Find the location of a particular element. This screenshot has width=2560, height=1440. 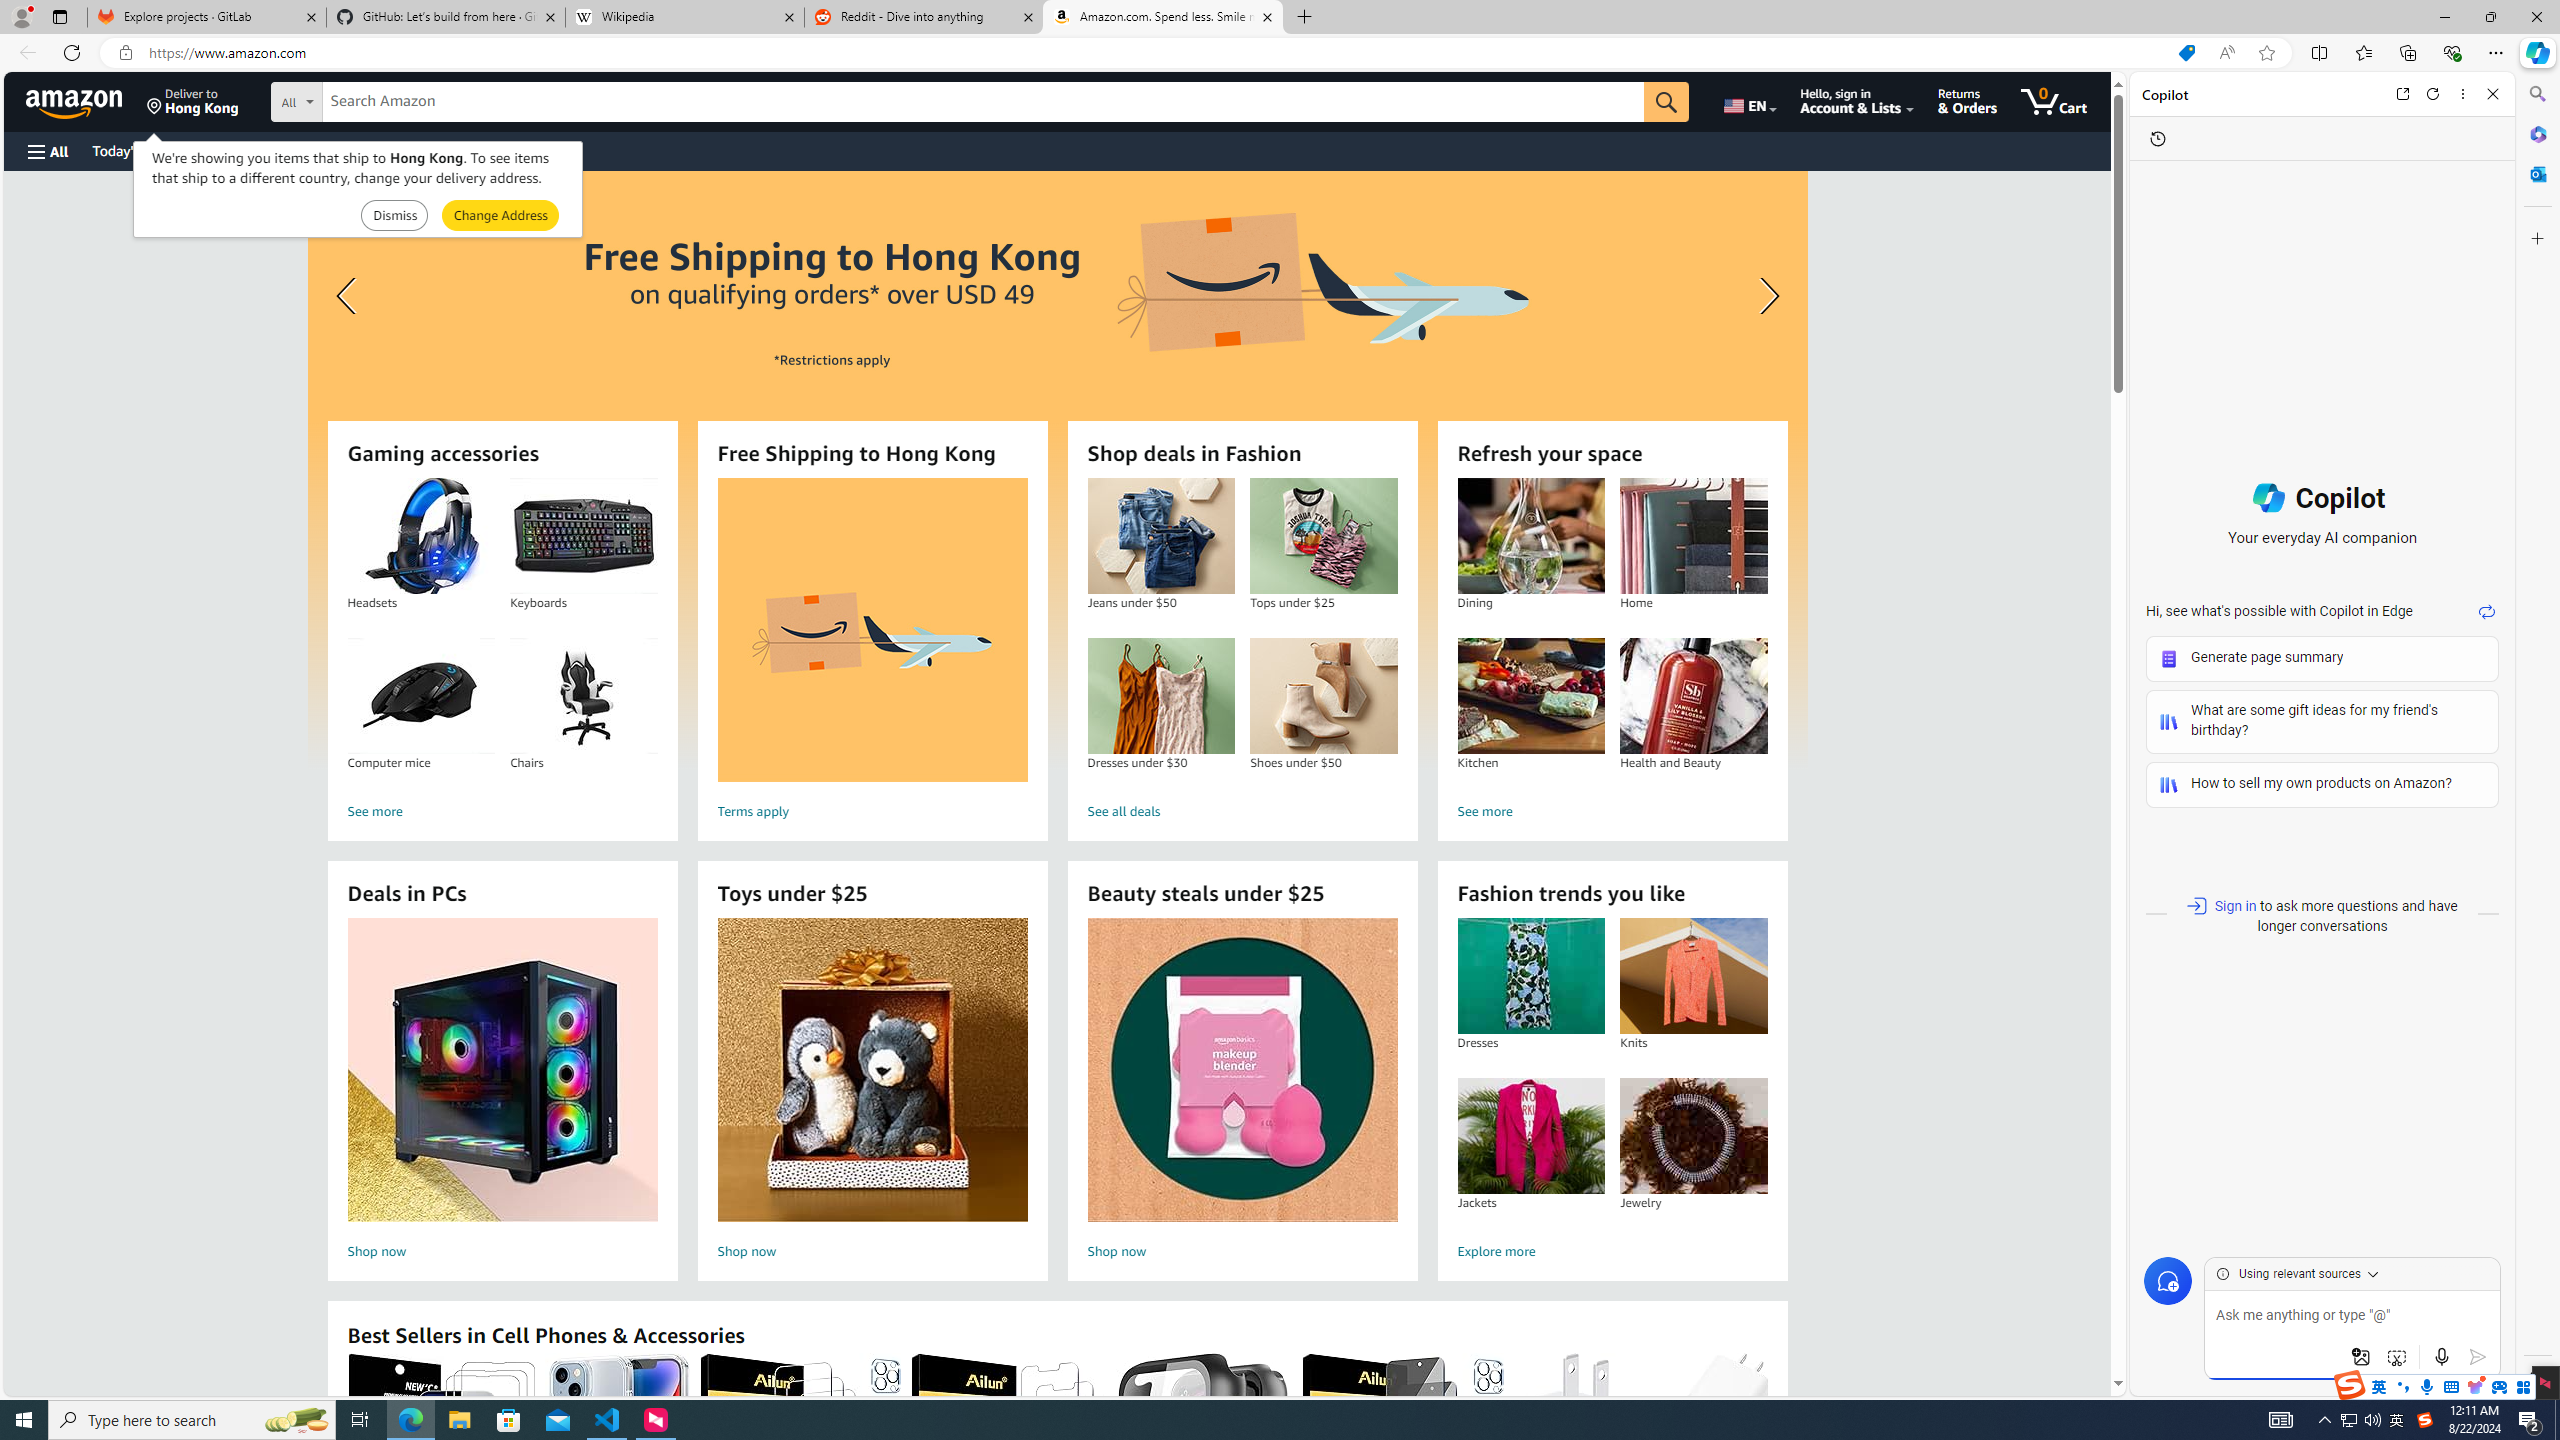

'Search Amazon' is located at coordinates (983, 102).